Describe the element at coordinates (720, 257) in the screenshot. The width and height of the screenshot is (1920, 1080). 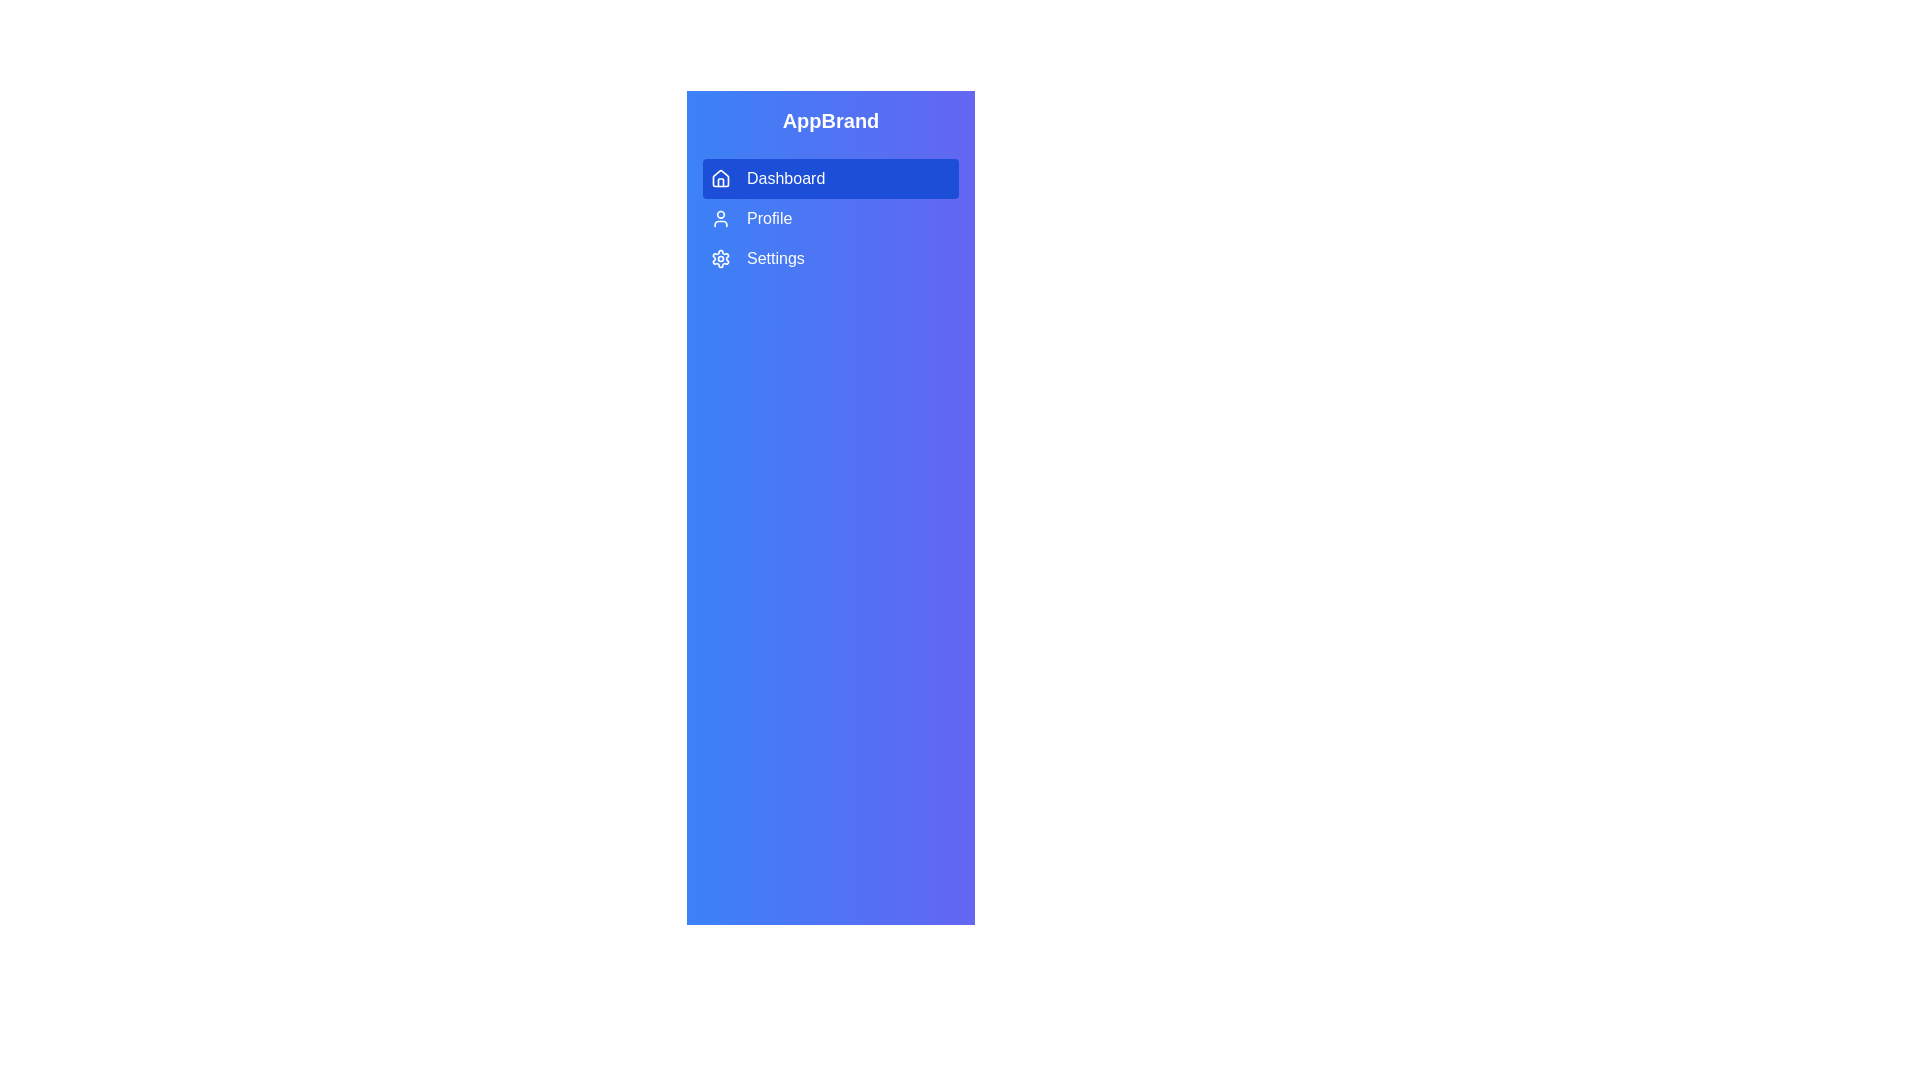
I see `the cog-like icon on the sidebar next to the 'Settings' text` at that location.